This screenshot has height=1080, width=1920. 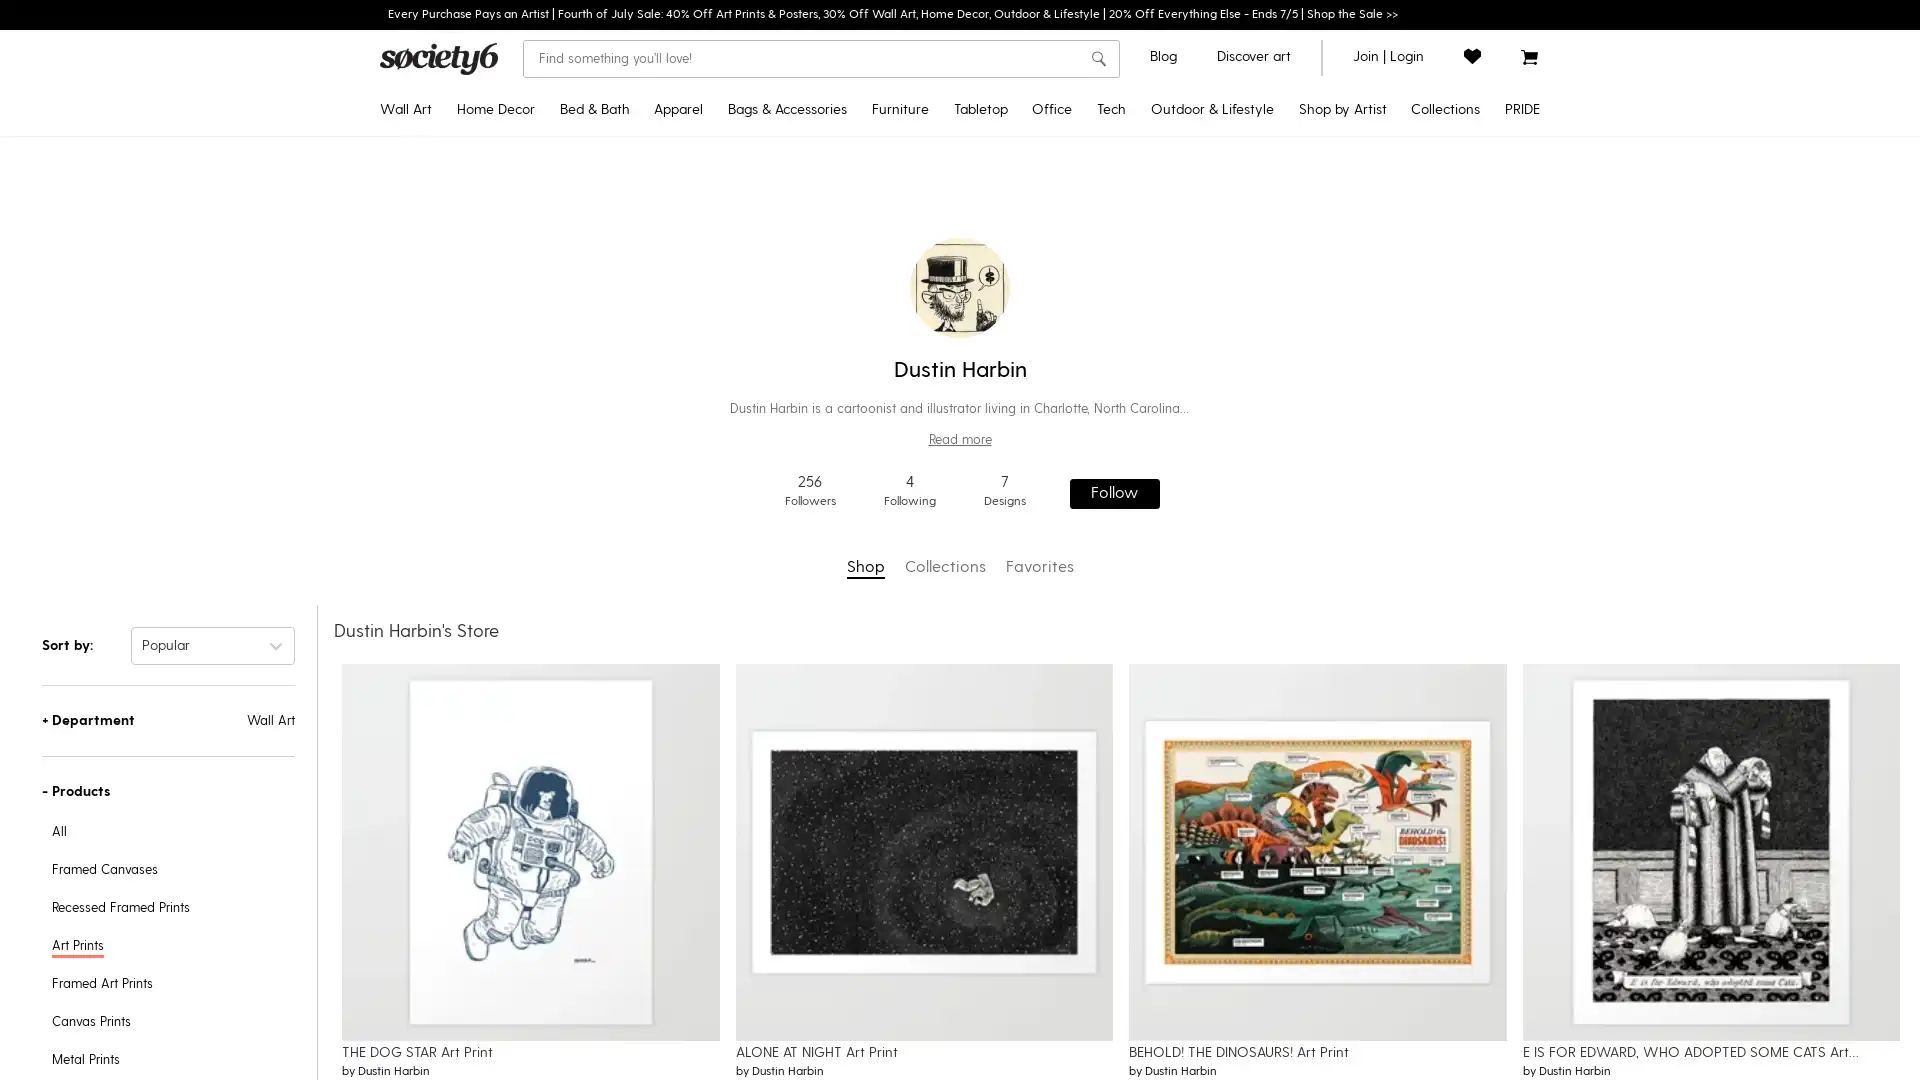 I want to click on Canvas Prints, so click(x=470, y=256).